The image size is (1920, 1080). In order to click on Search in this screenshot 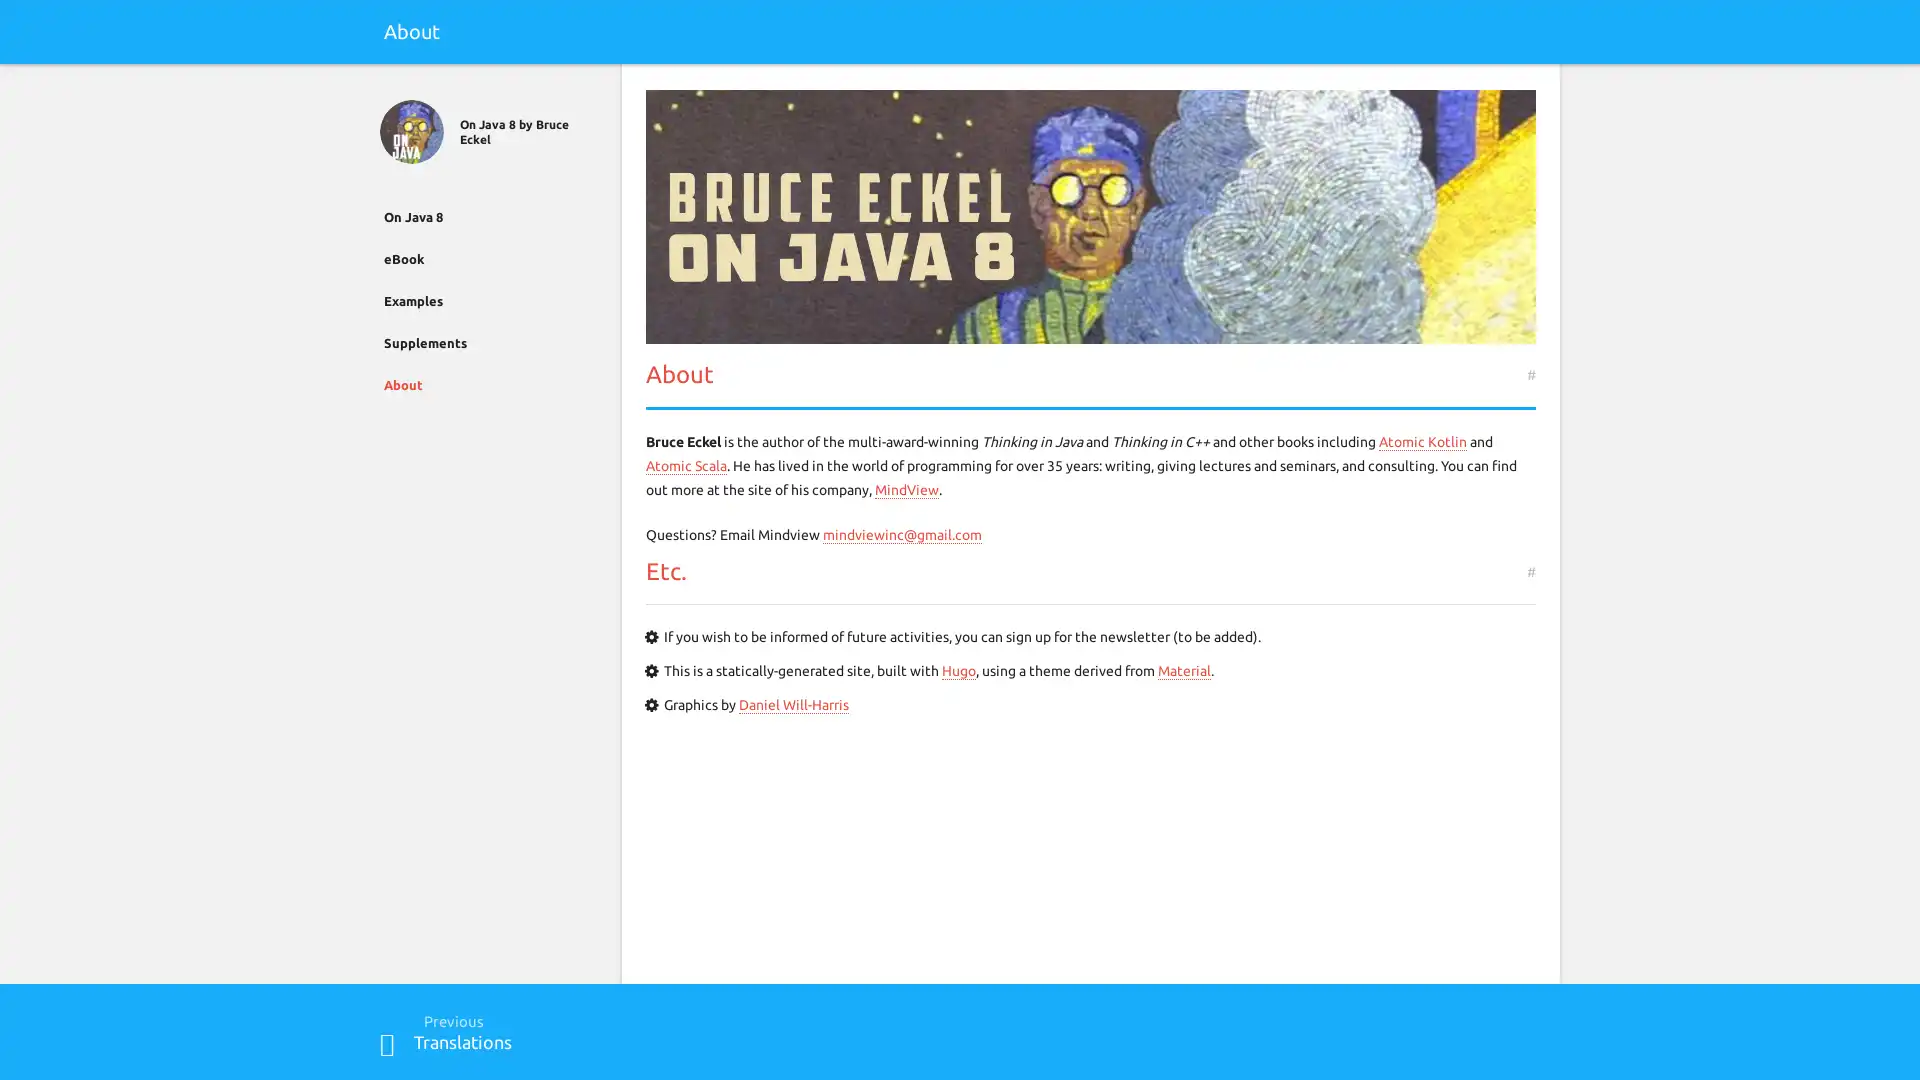, I will do `click(1531, 87)`.